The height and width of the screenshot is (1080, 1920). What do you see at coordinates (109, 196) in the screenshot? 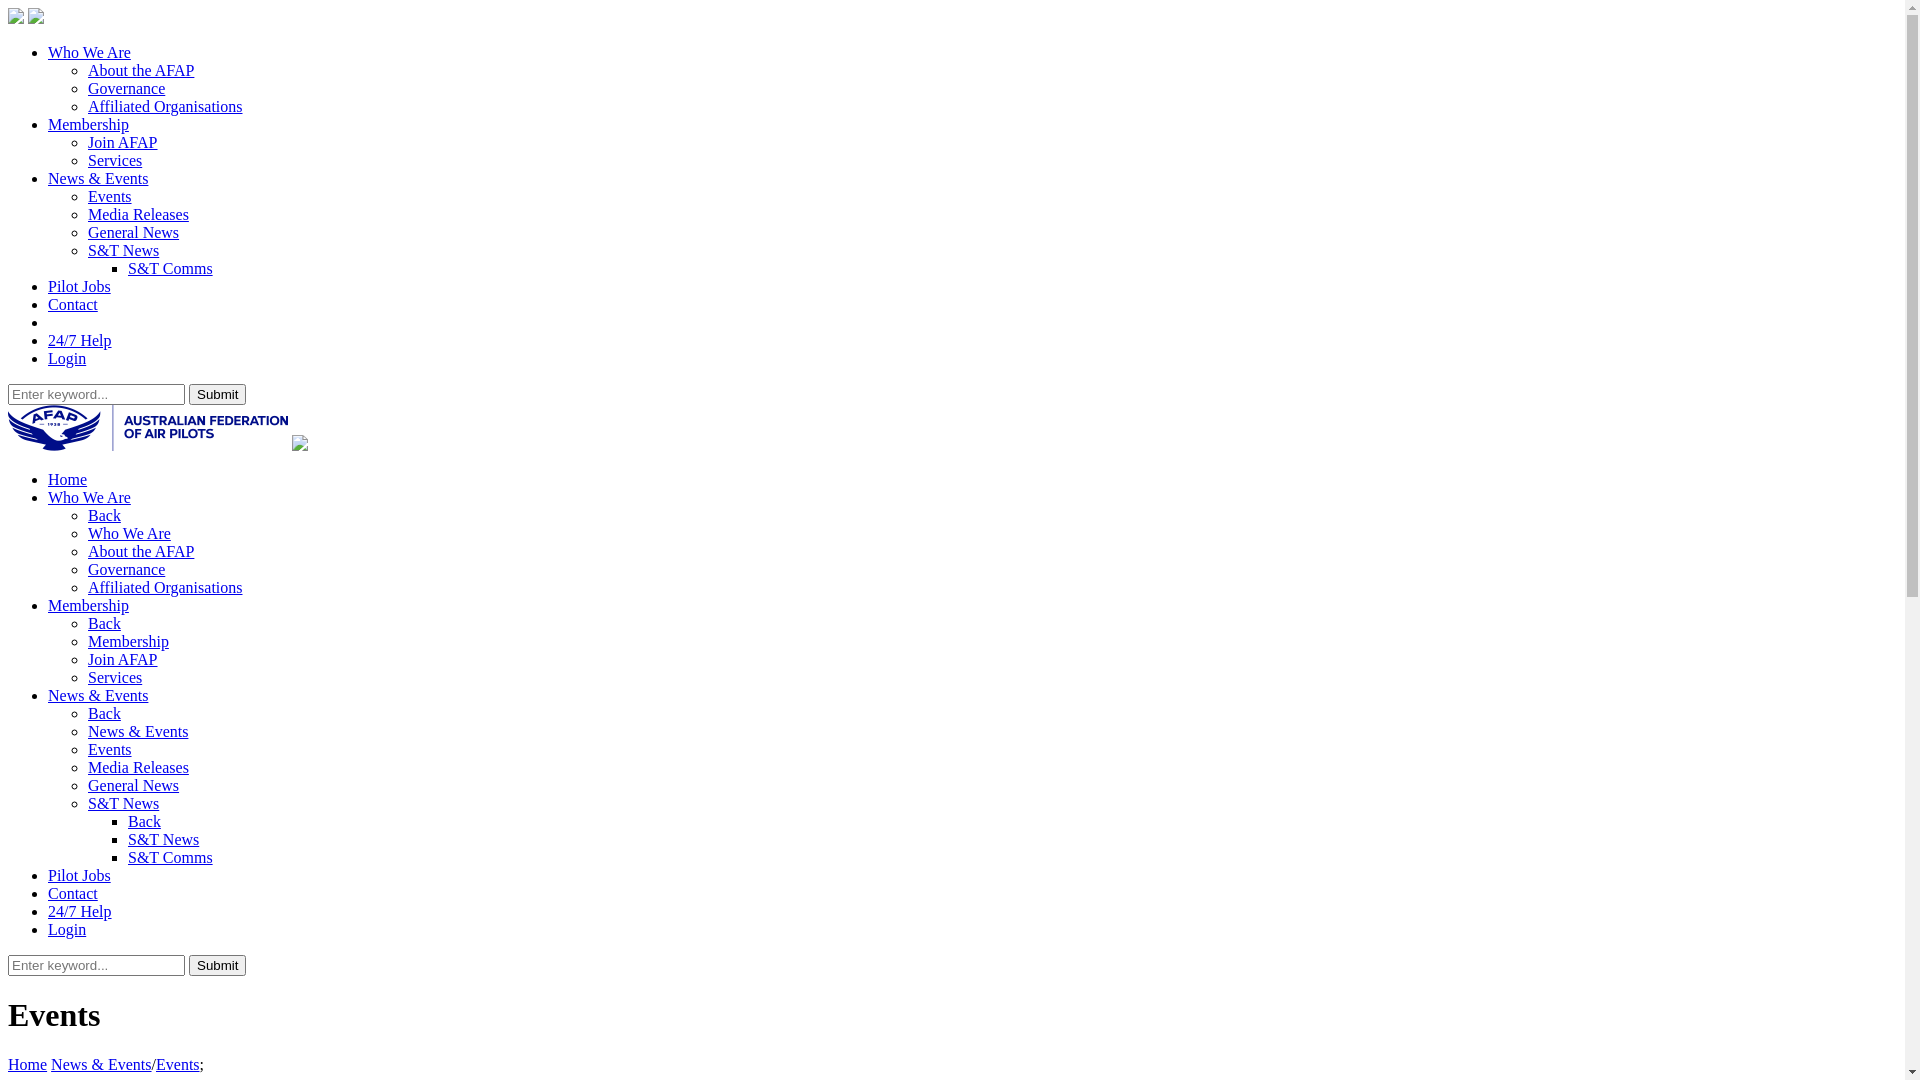
I see `'Events'` at bounding box center [109, 196].